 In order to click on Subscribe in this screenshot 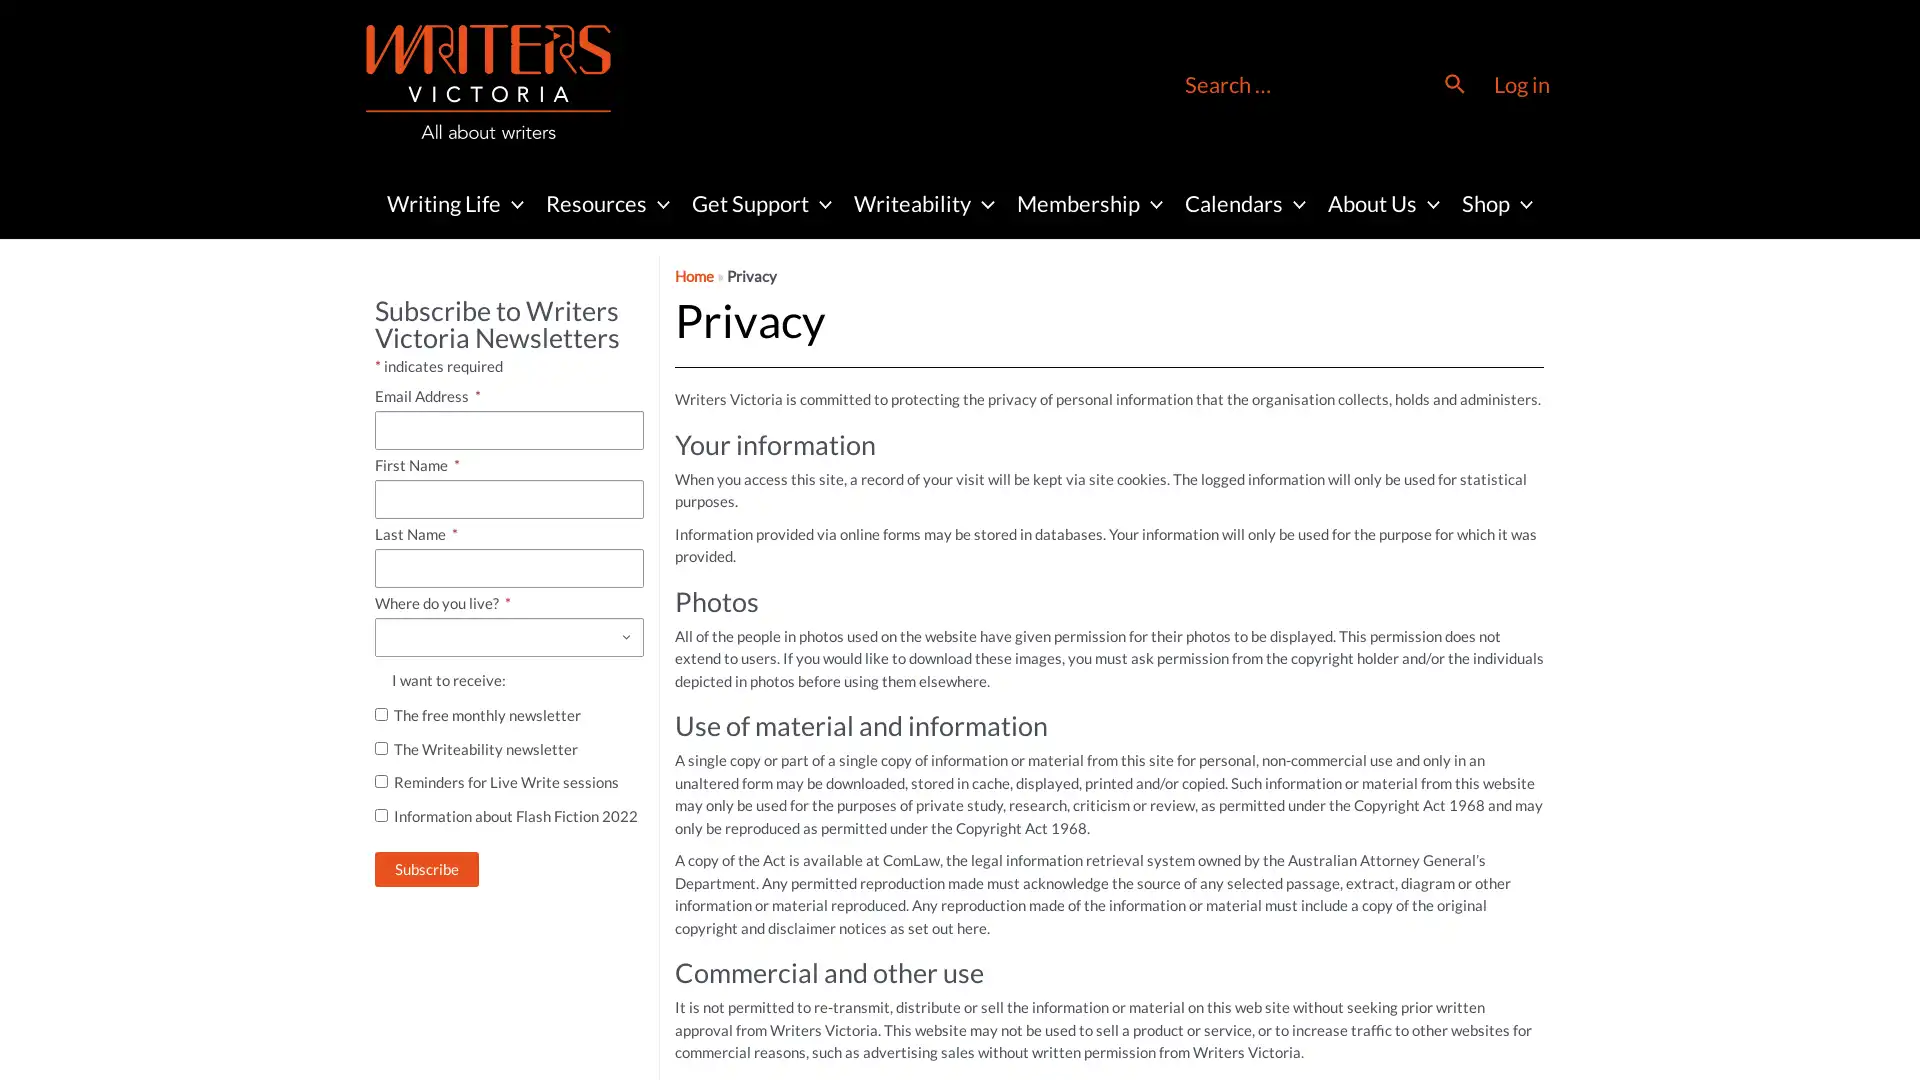, I will do `click(426, 868)`.